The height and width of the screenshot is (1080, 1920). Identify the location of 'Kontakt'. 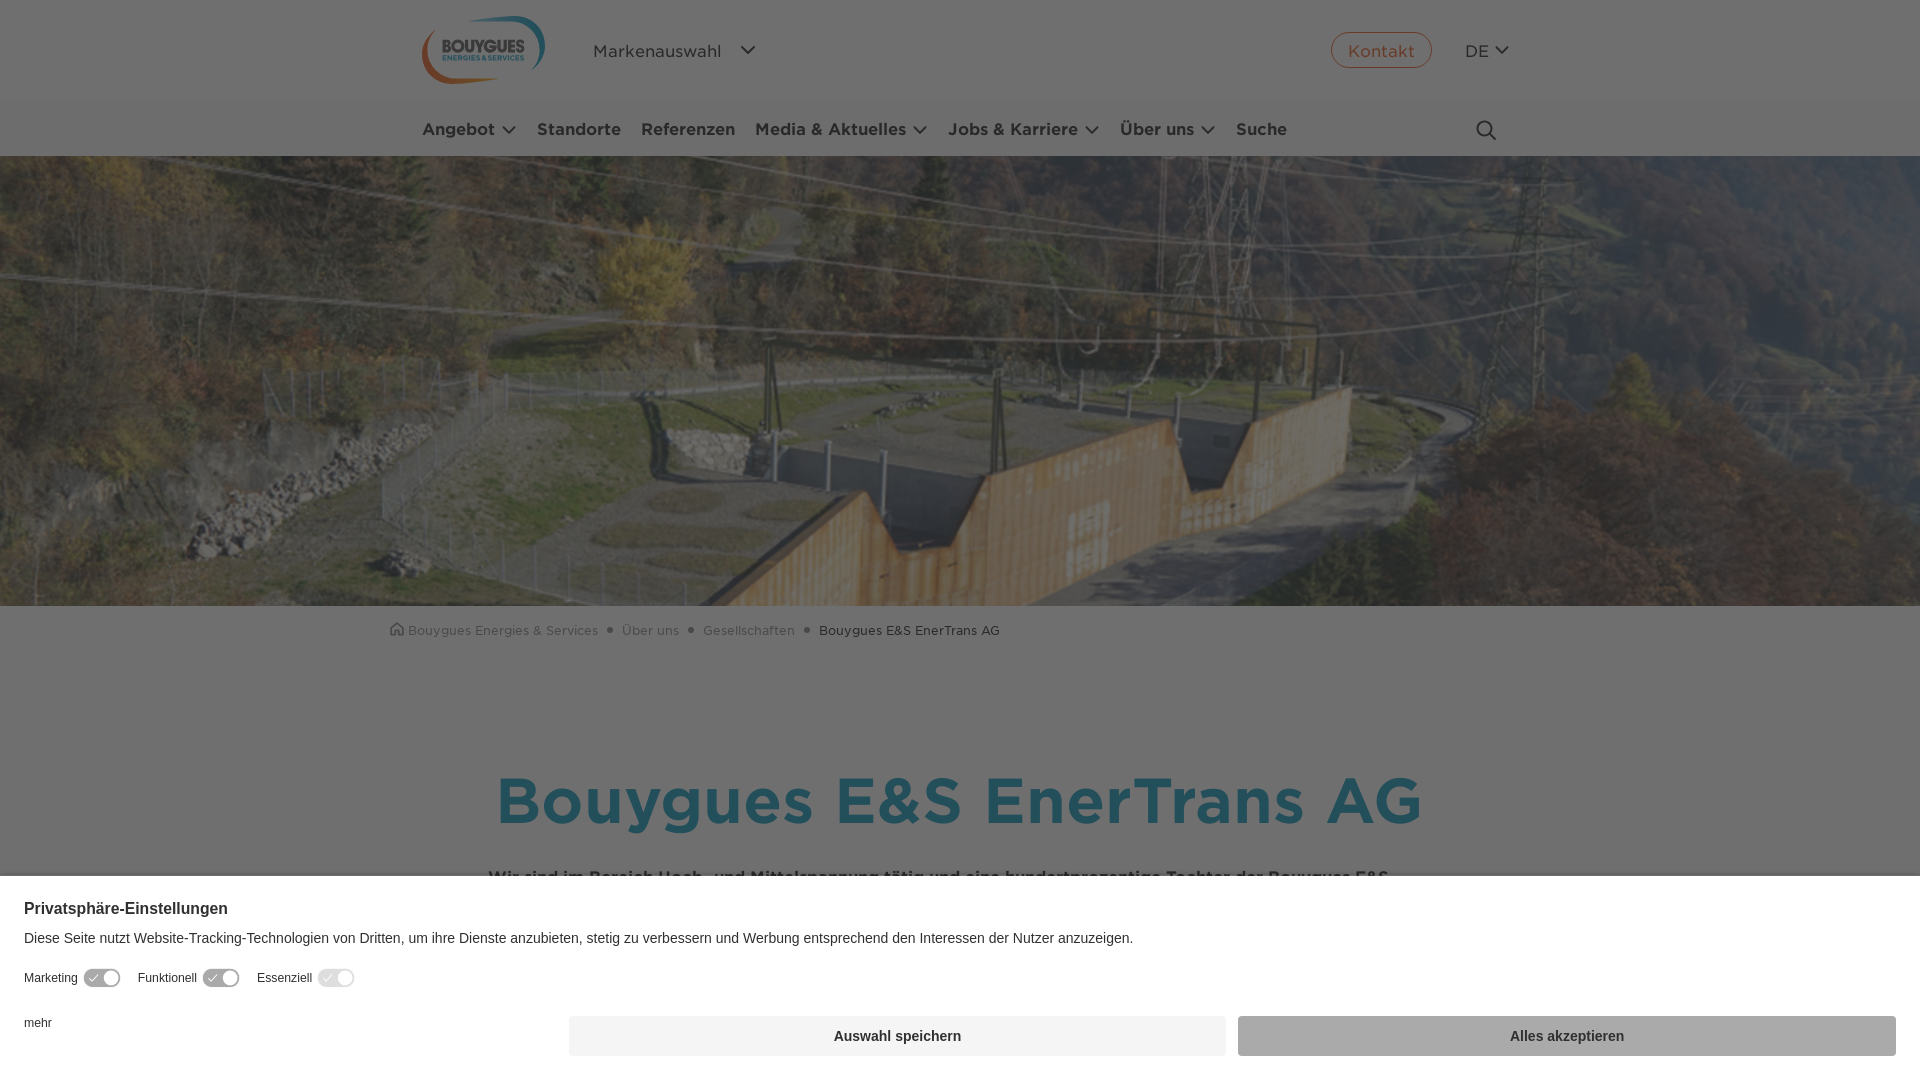
(1380, 49).